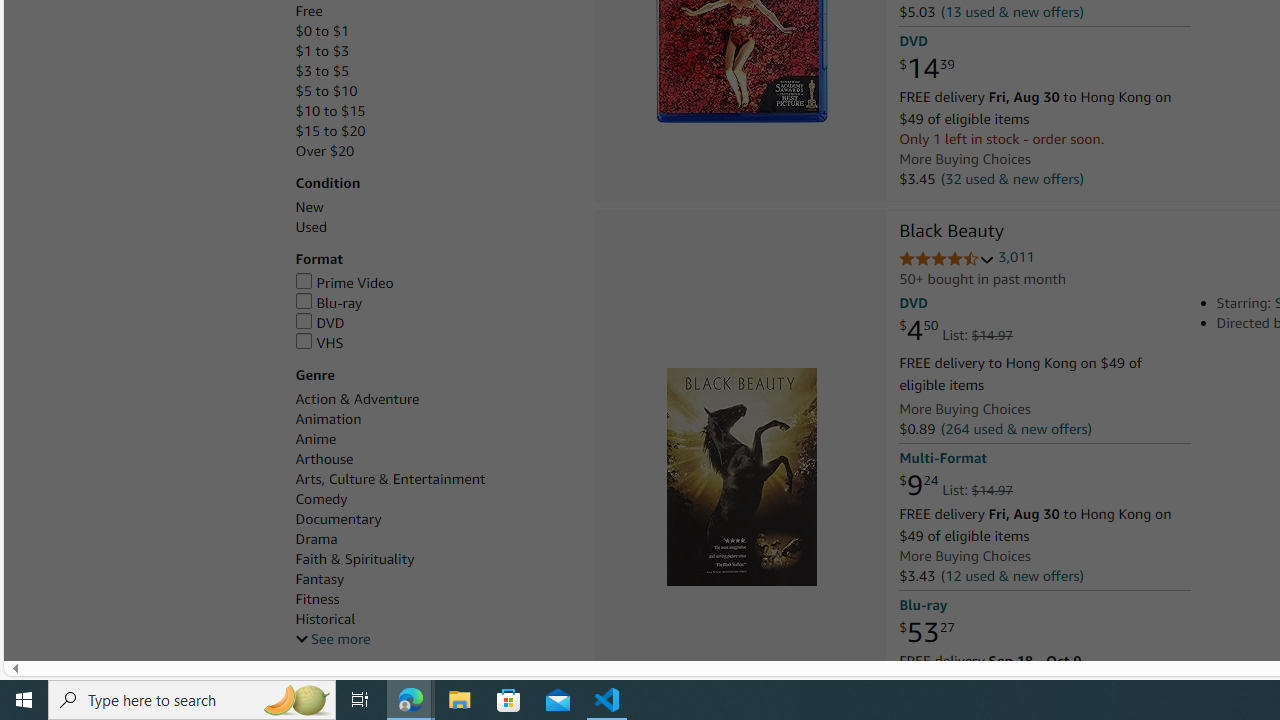 The height and width of the screenshot is (720, 1280). I want to click on 'Drama', so click(433, 538).